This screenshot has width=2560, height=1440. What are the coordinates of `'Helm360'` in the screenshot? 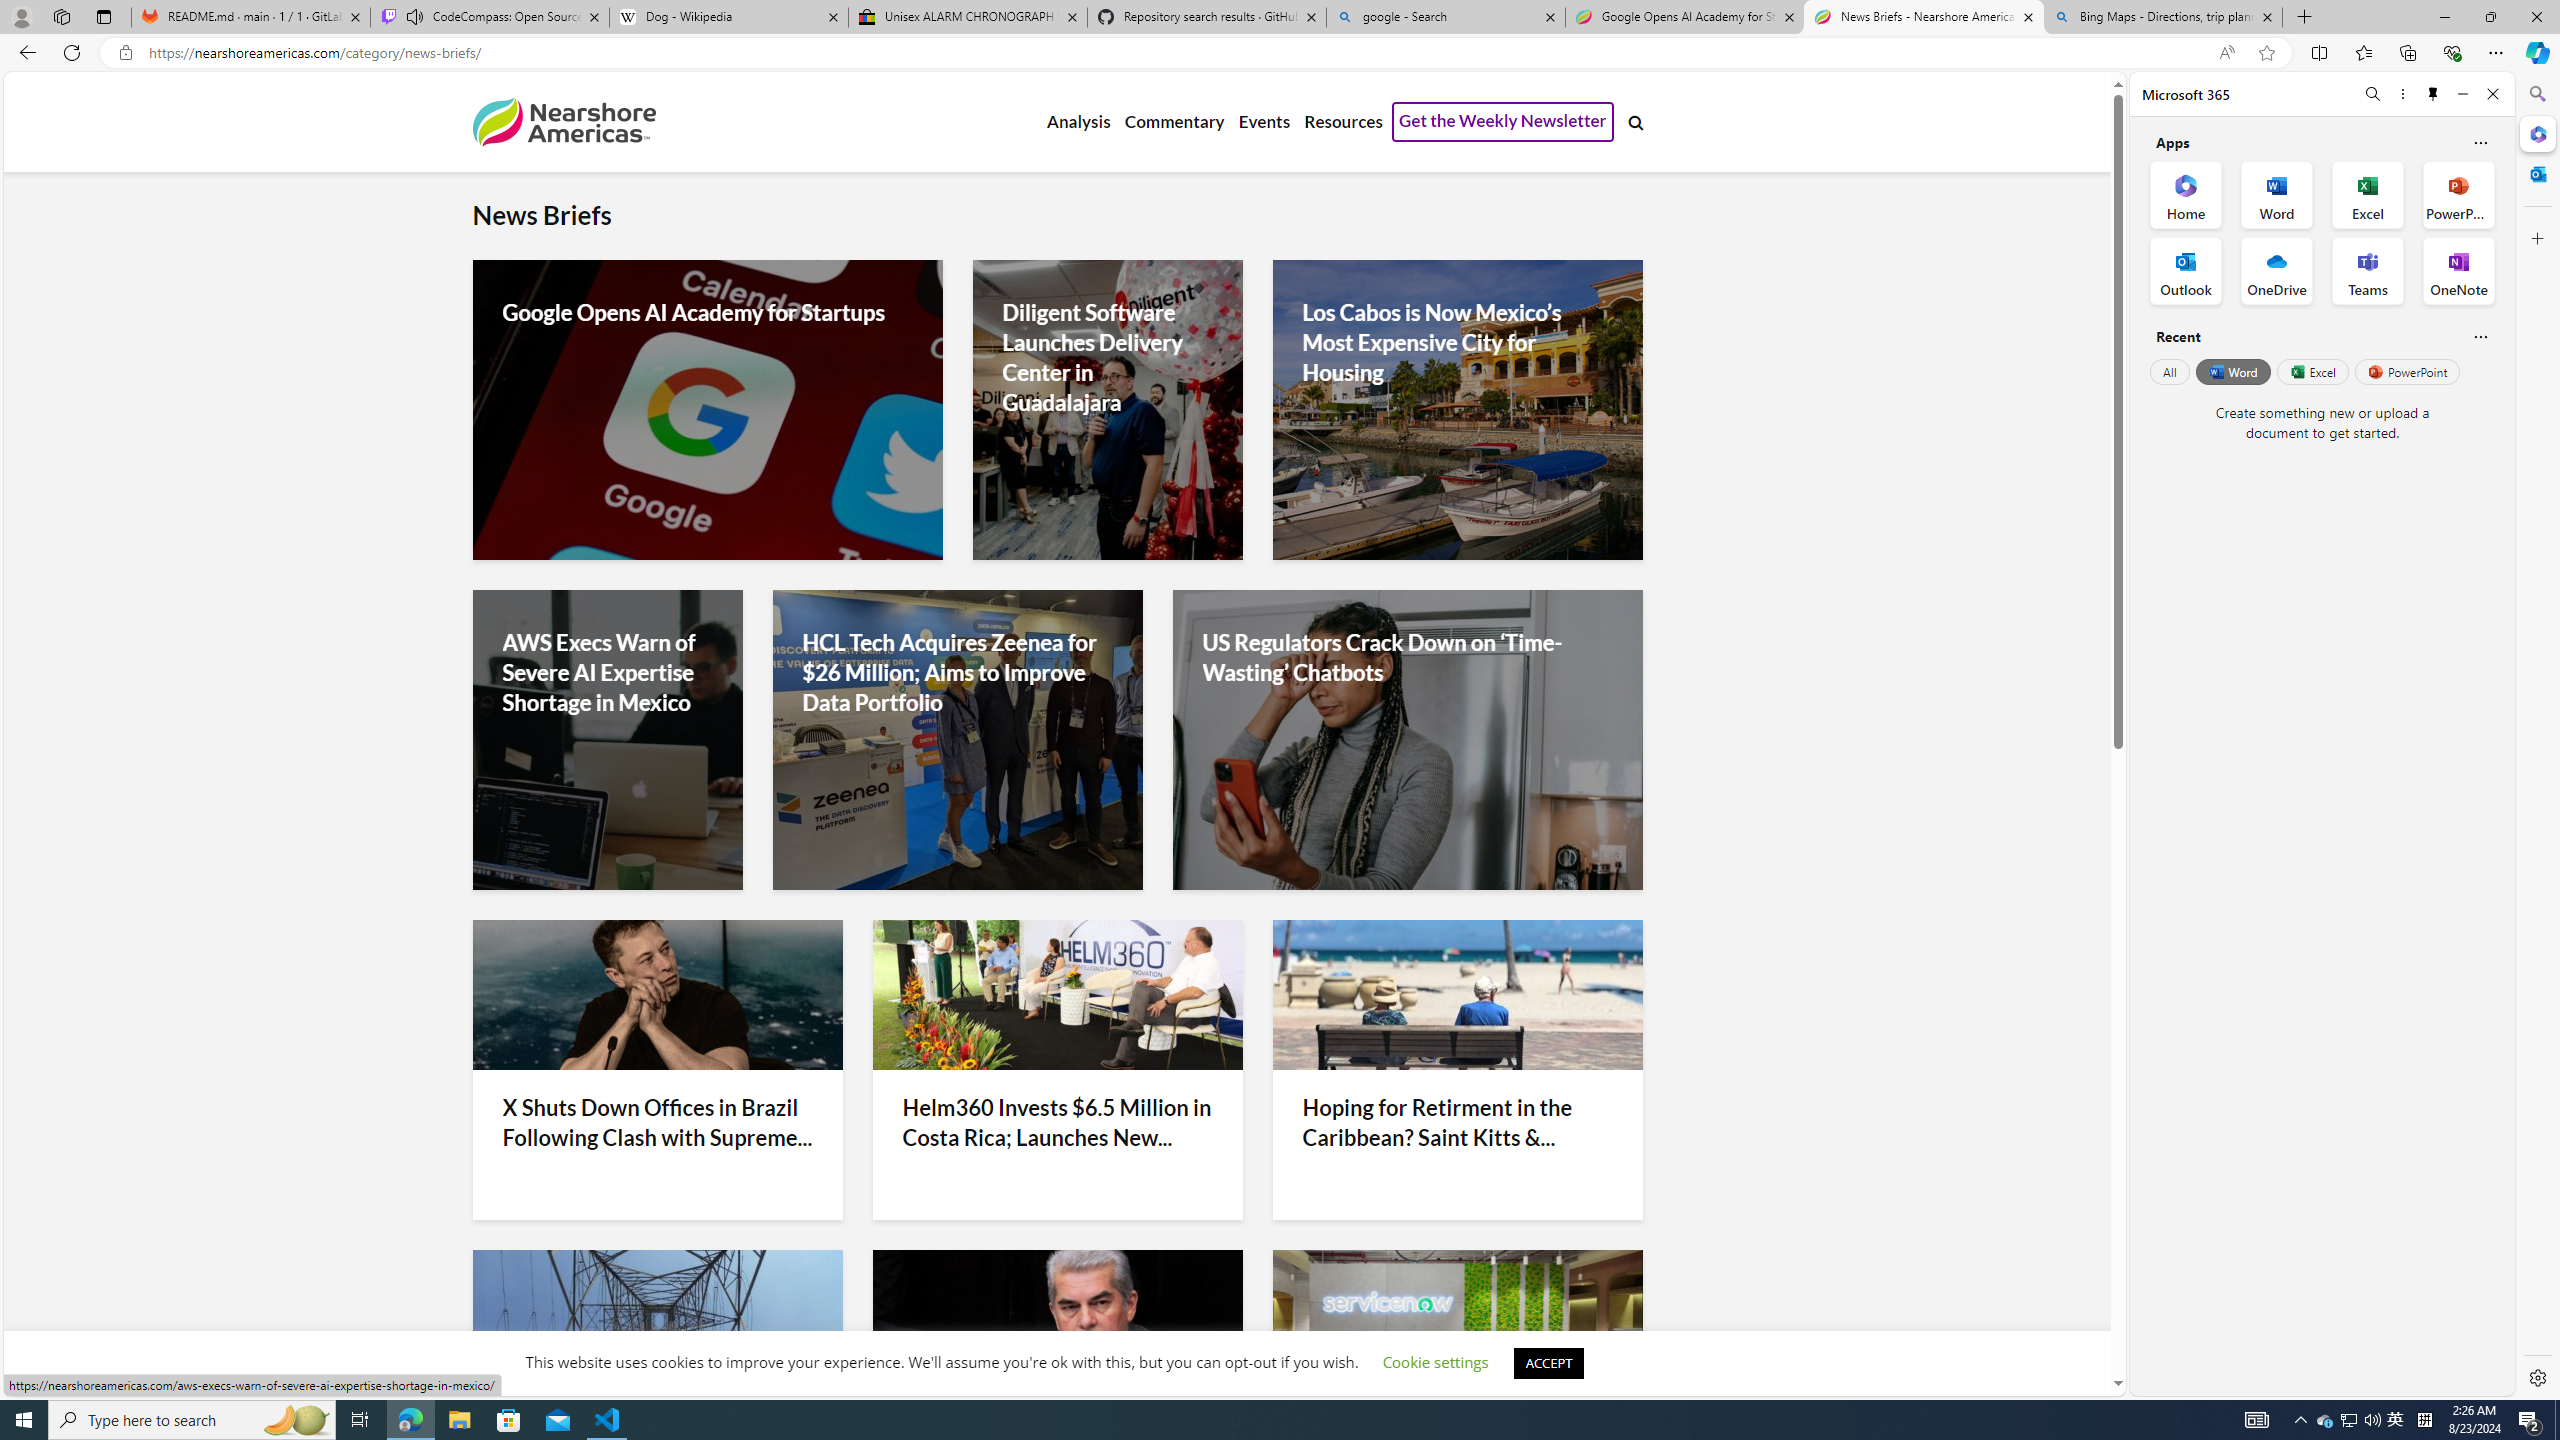 It's located at (1057, 995).